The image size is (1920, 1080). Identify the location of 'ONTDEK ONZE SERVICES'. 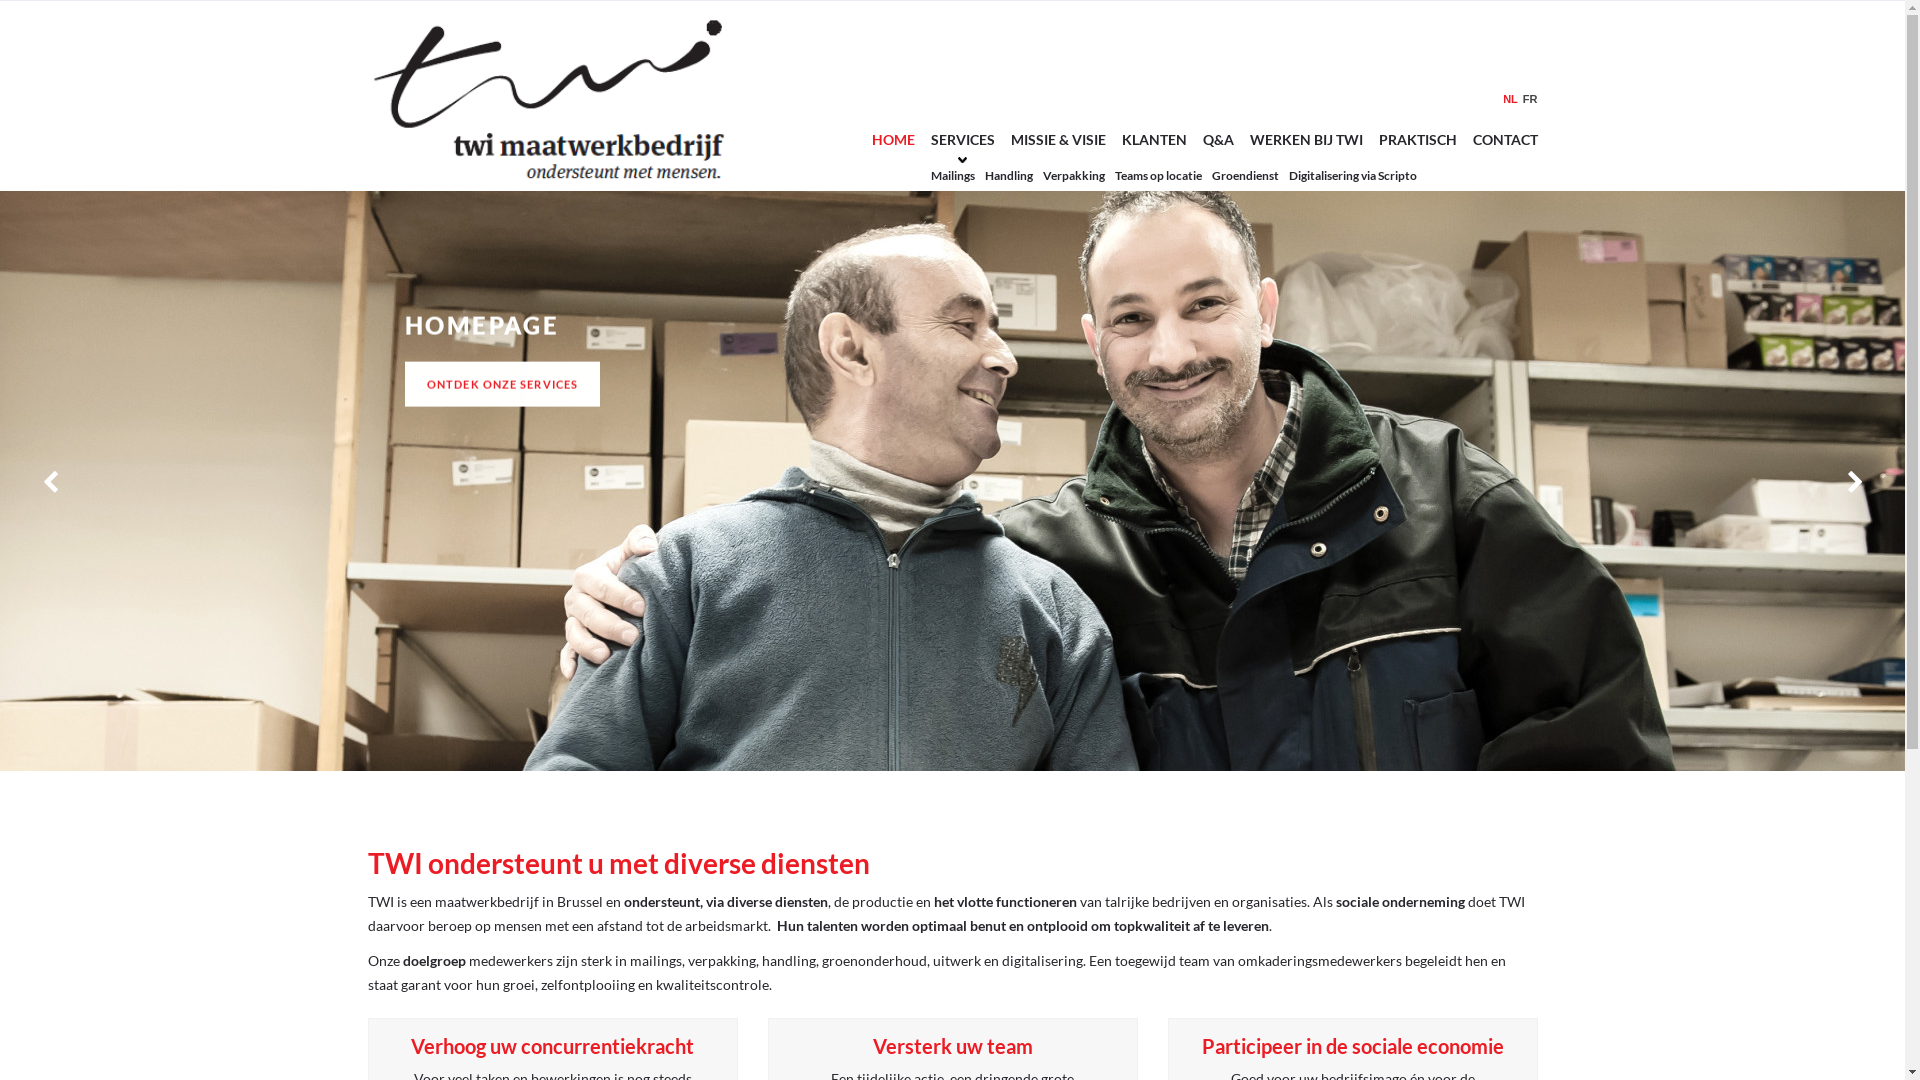
(502, 384).